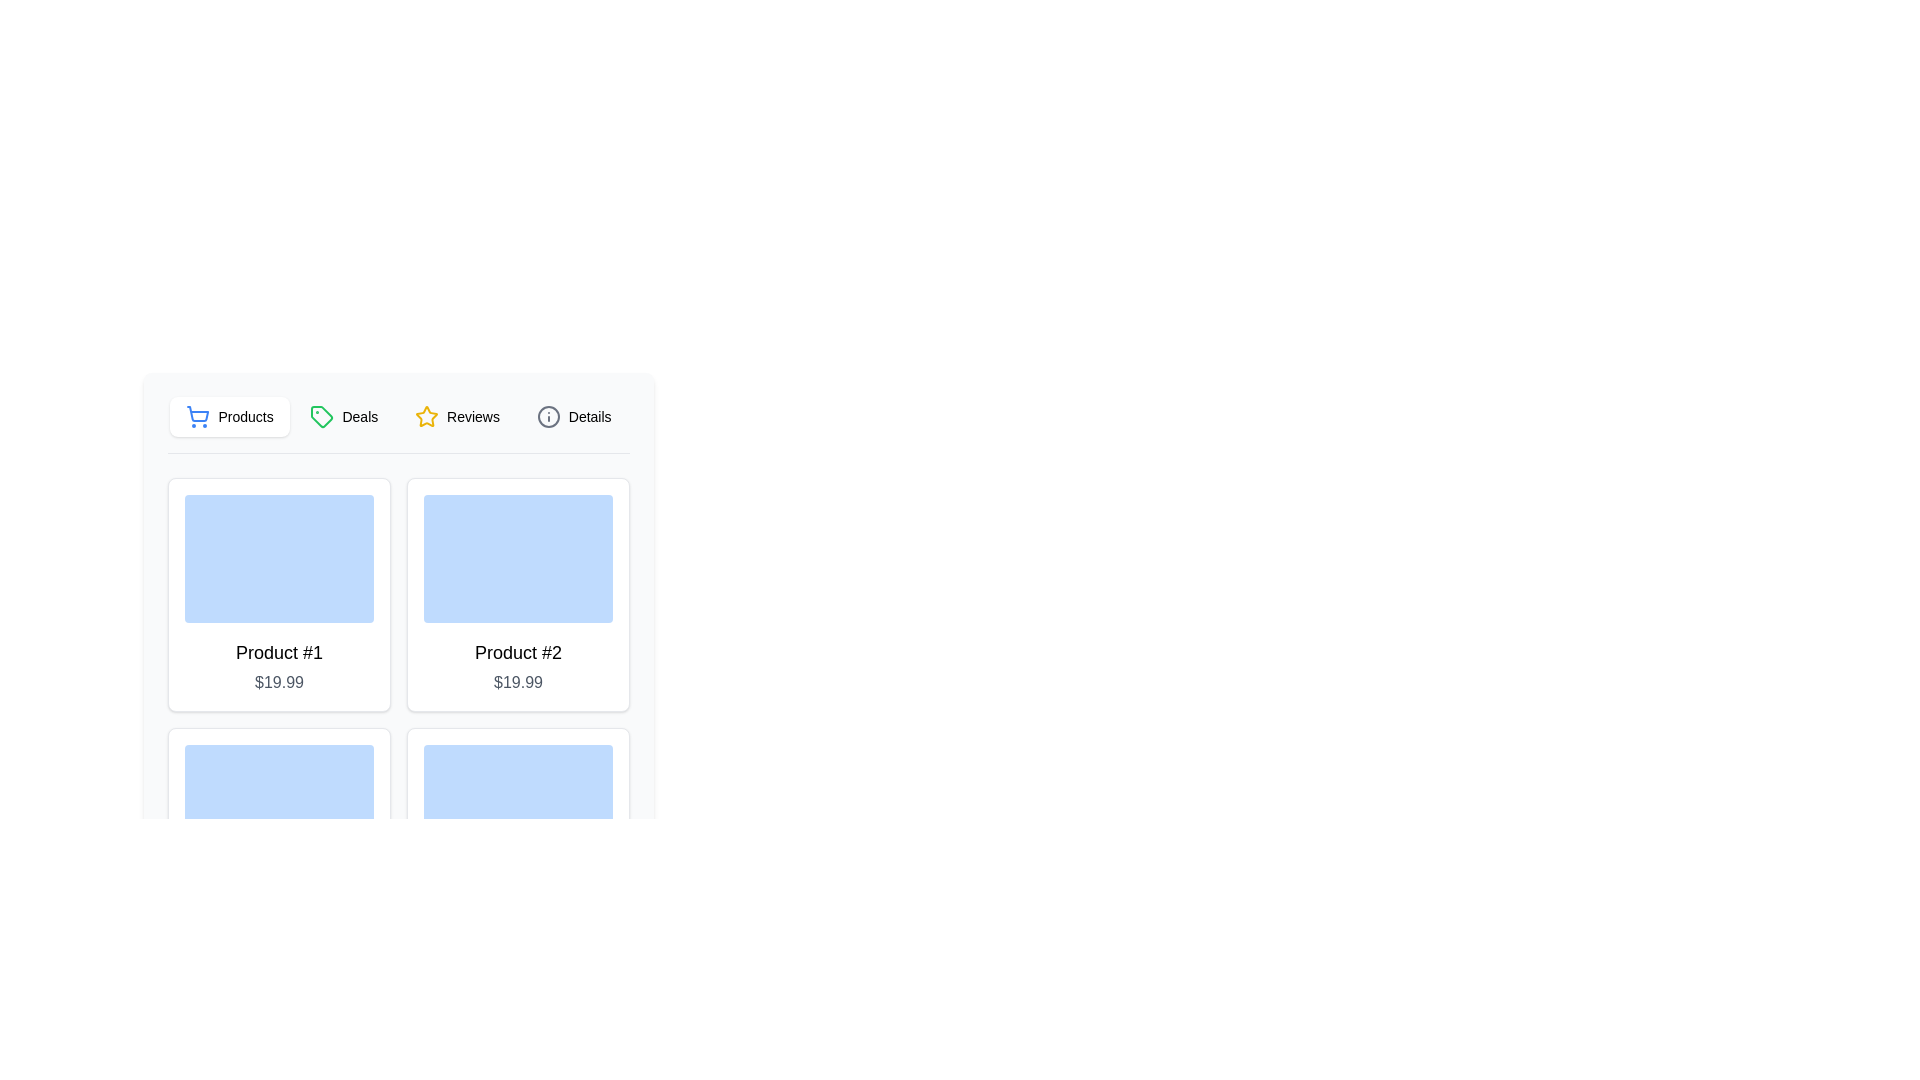  I want to click on the circular decorative graphical element within the SVG icon located in the top-right corner of the navigation bar, as it is part of the control icons, so click(548, 415).